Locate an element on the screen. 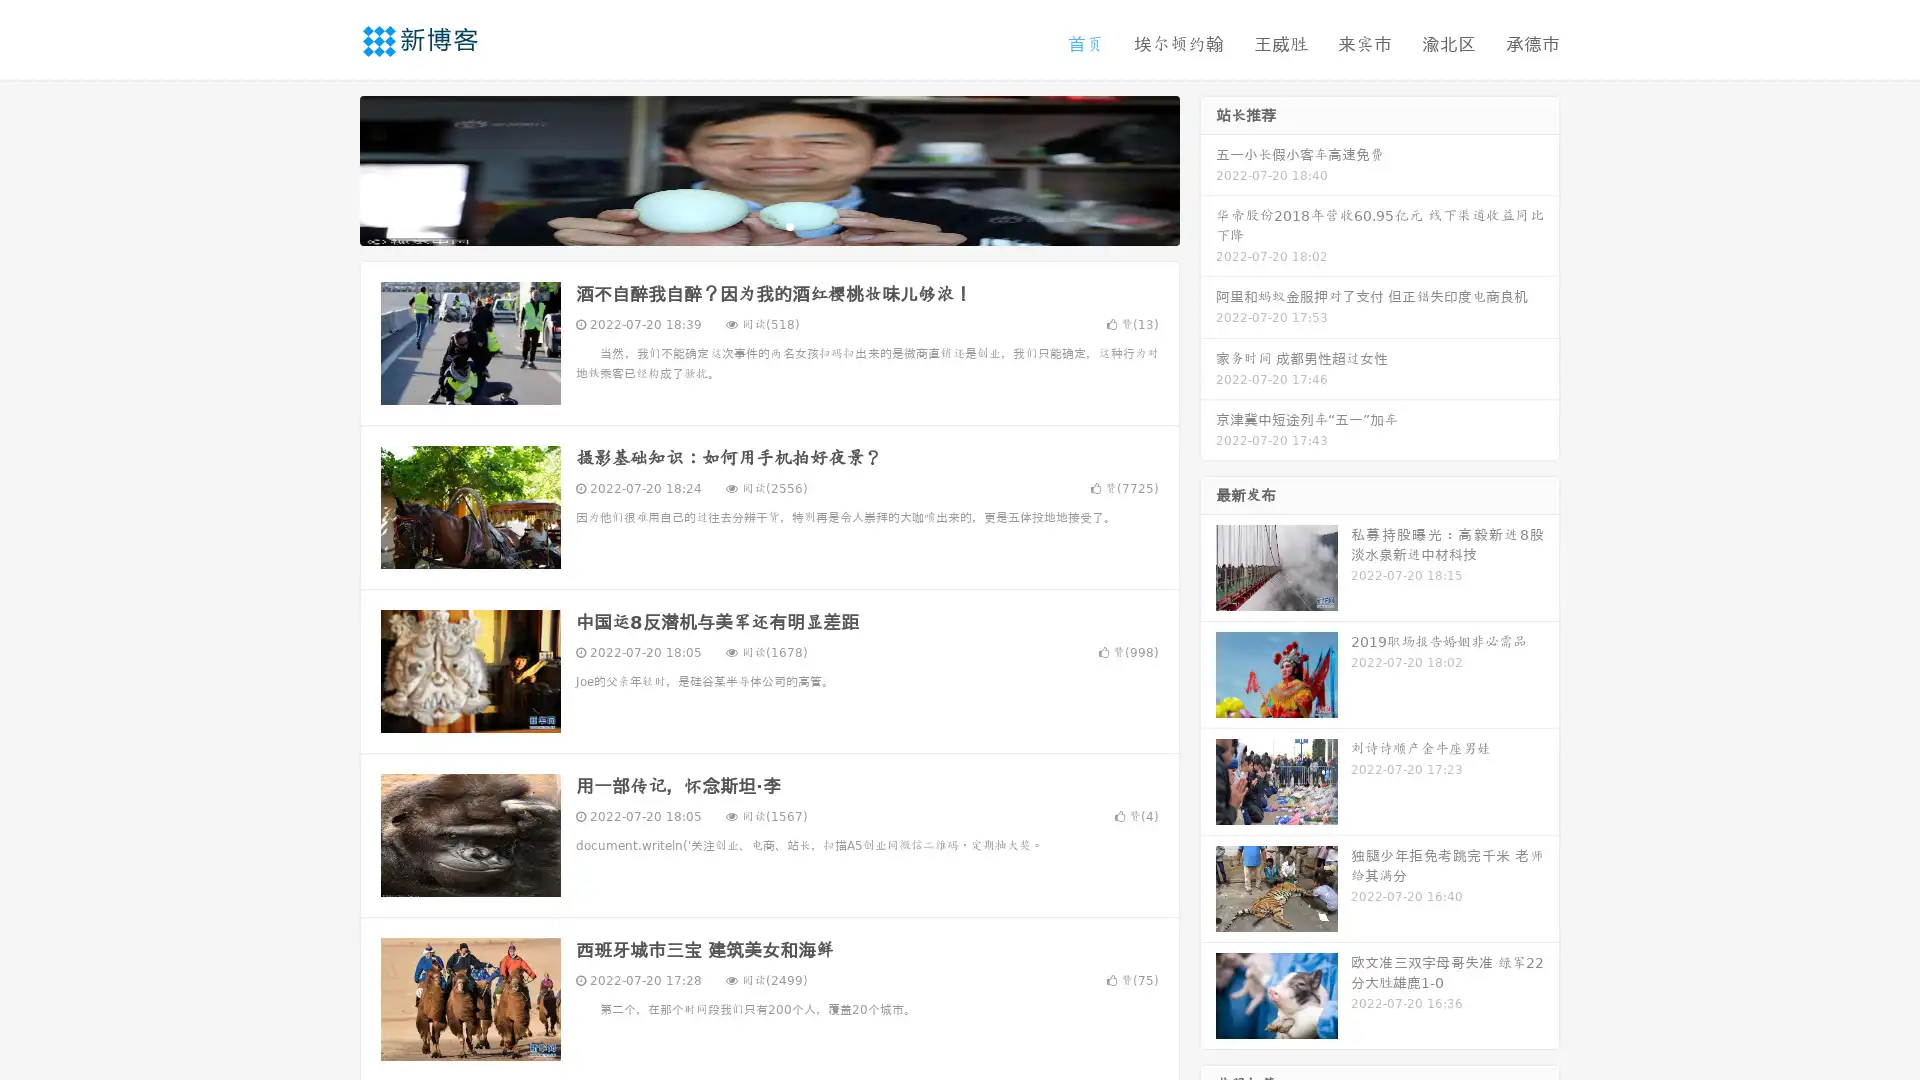 Image resolution: width=1920 pixels, height=1080 pixels. Previous slide is located at coordinates (330, 168).